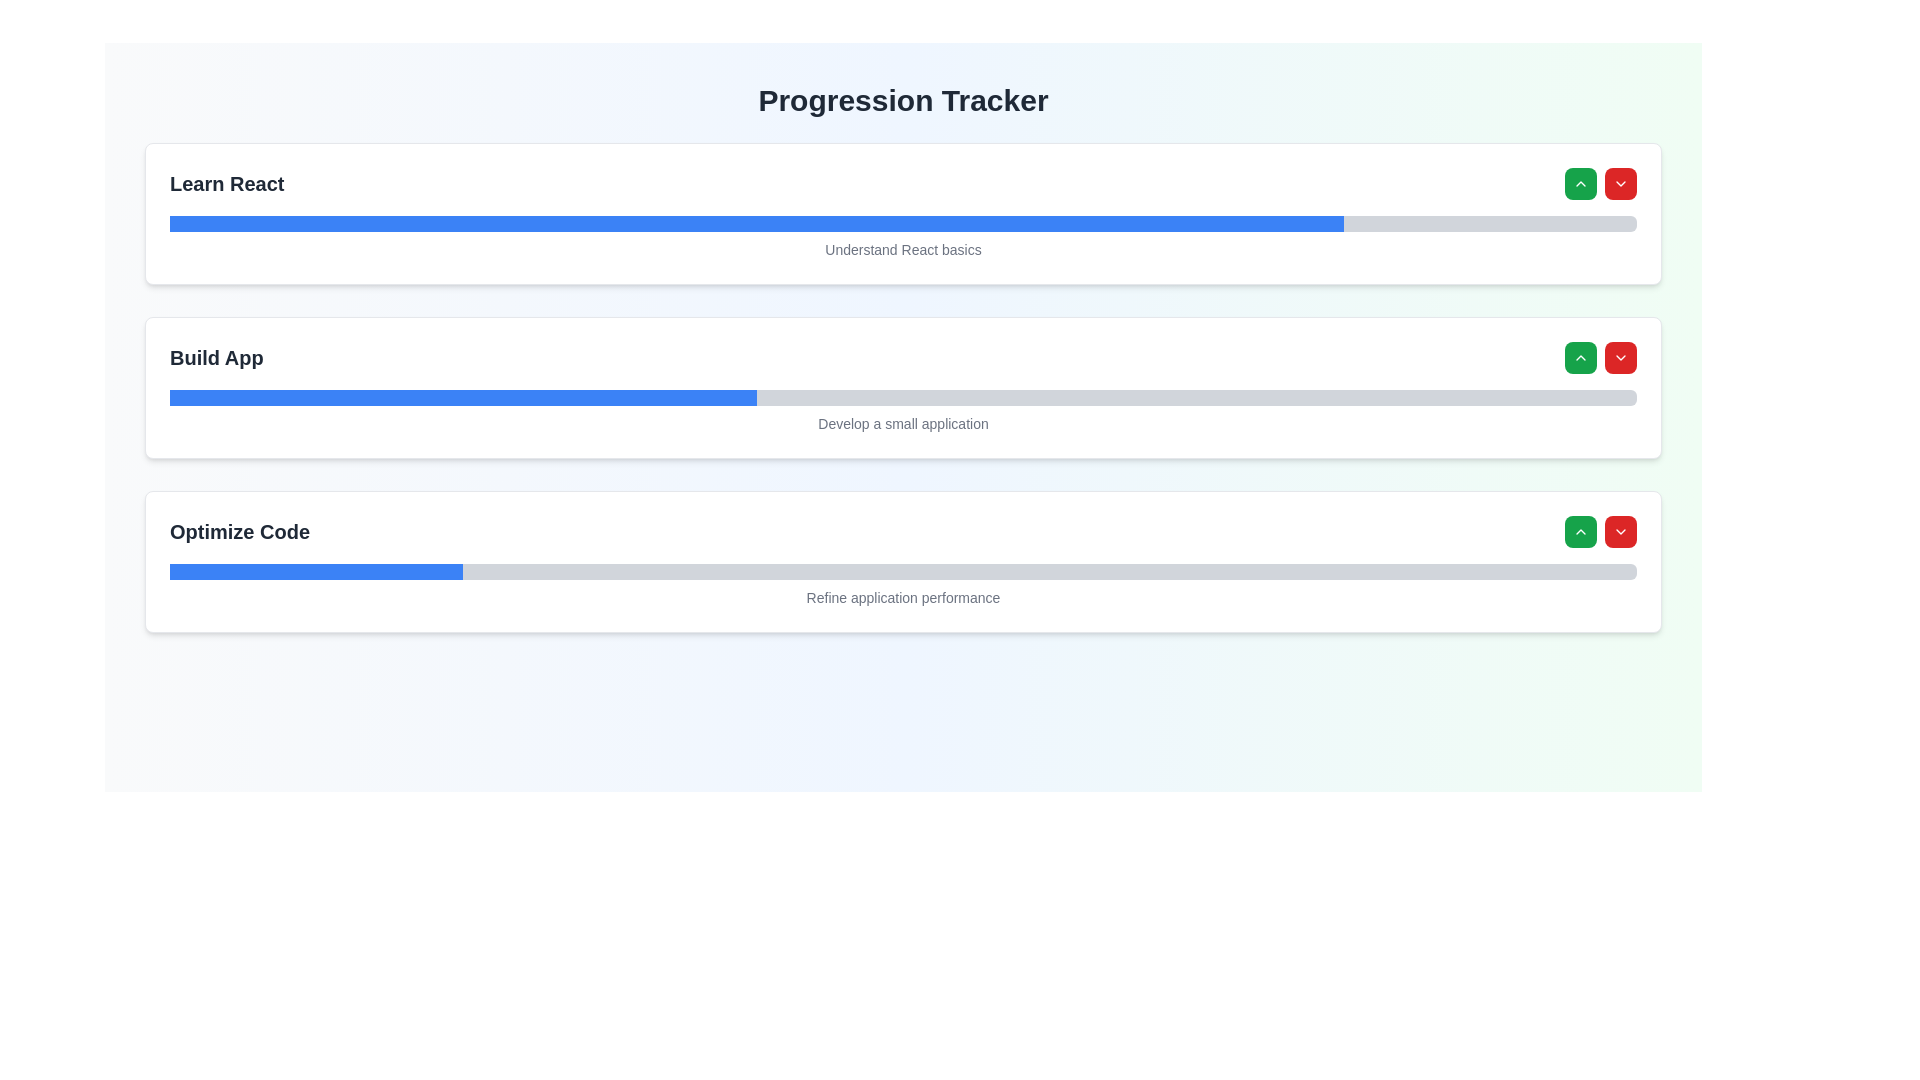 The height and width of the screenshot is (1080, 1920). I want to click on the green square button with rounded corners featuring an upward-pointing chevron icon, located at the far-right end of the progress bar for the 'Optimize Code' section, so click(1579, 531).